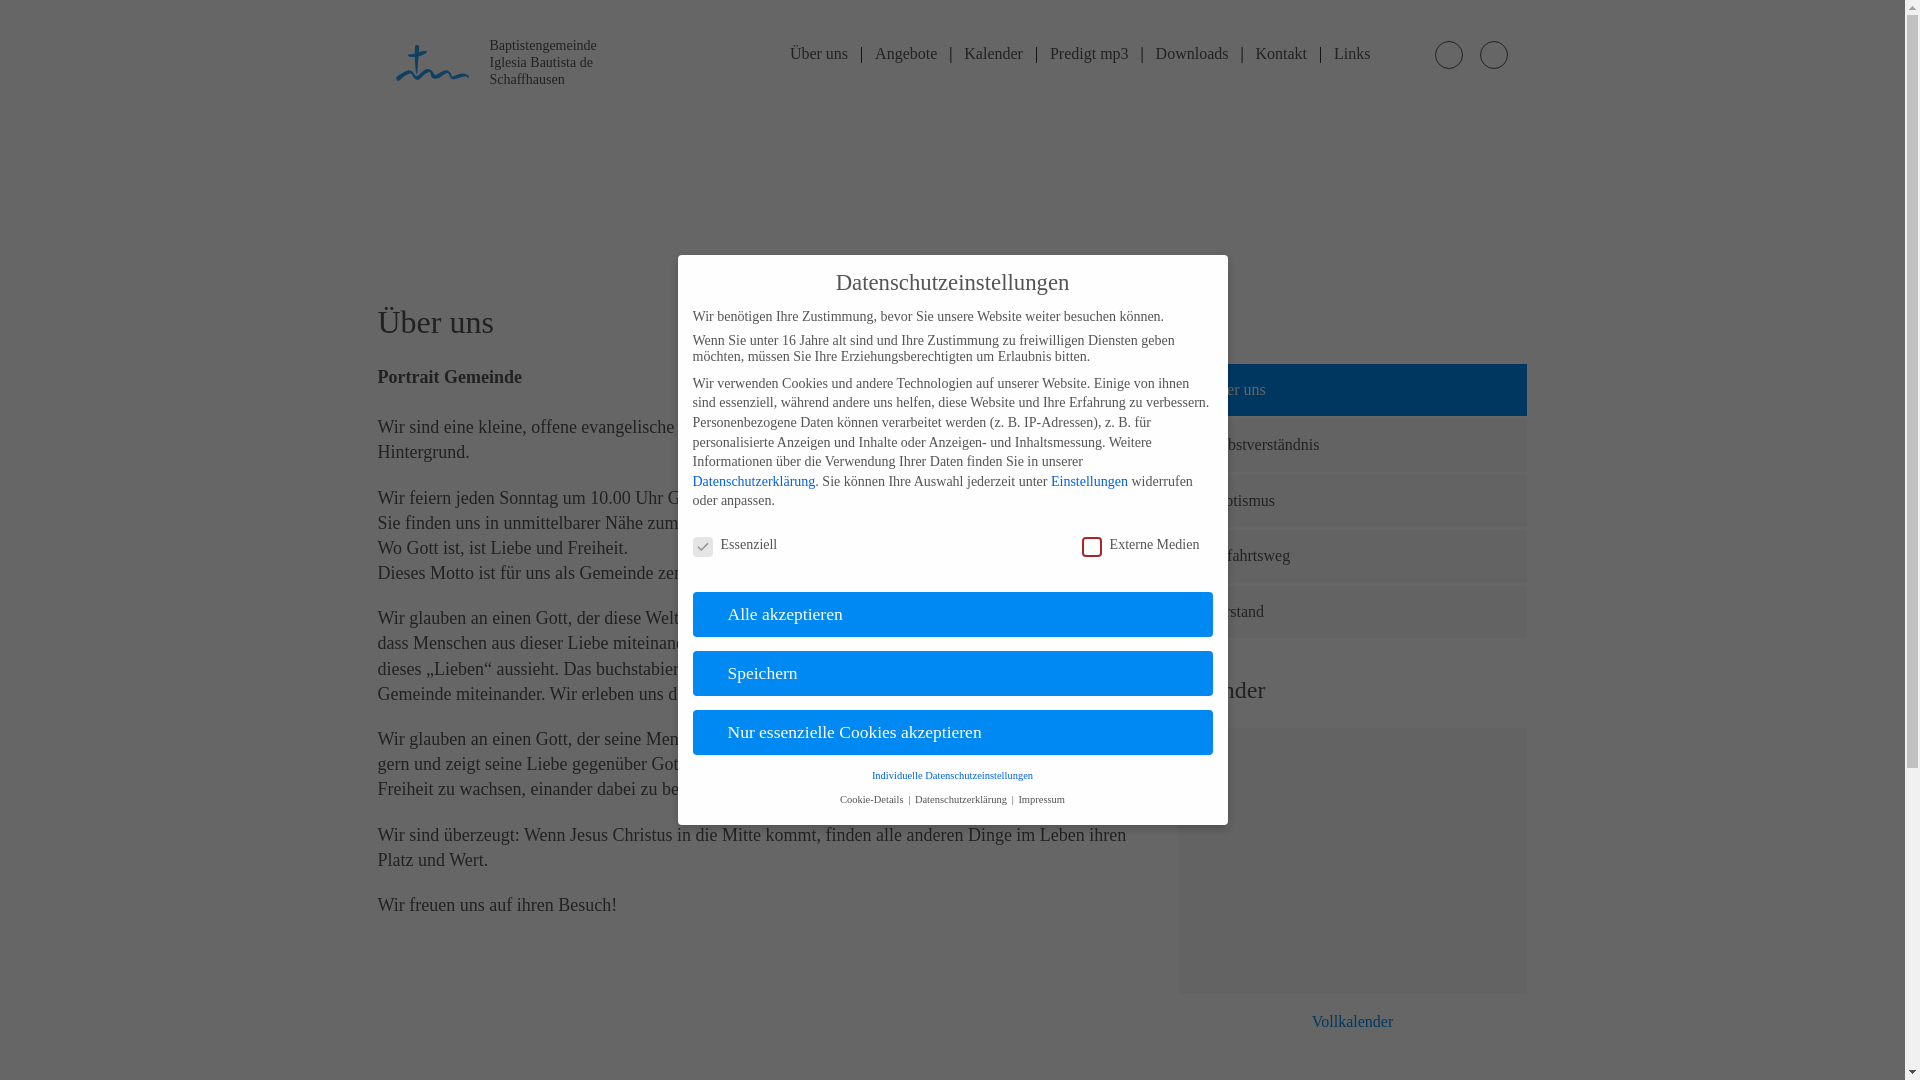 The height and width of the screenshot is (1080, 1920). Describe the element at coordinates (1177, 555) in the screenshot. I see `'Anfahrtsweg'` at that location.